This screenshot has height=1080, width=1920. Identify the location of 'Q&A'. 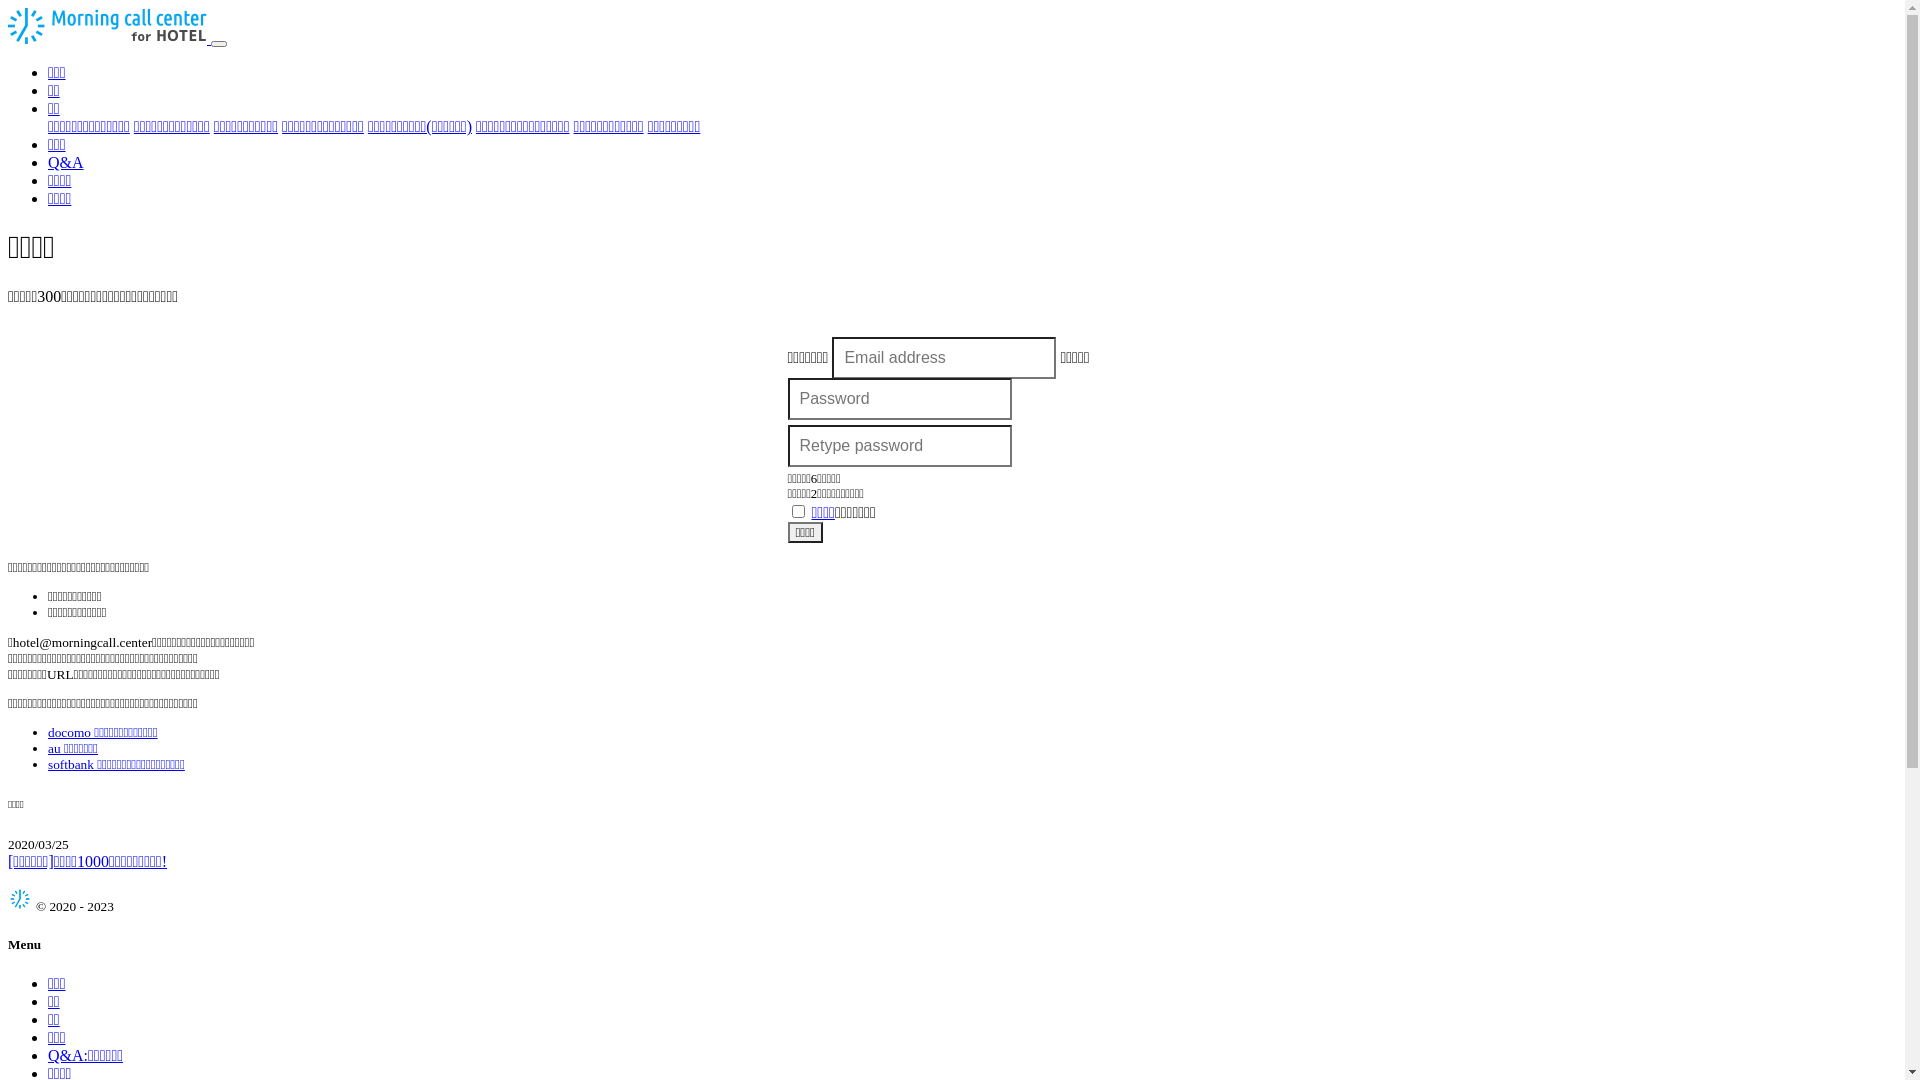
(66, 161).